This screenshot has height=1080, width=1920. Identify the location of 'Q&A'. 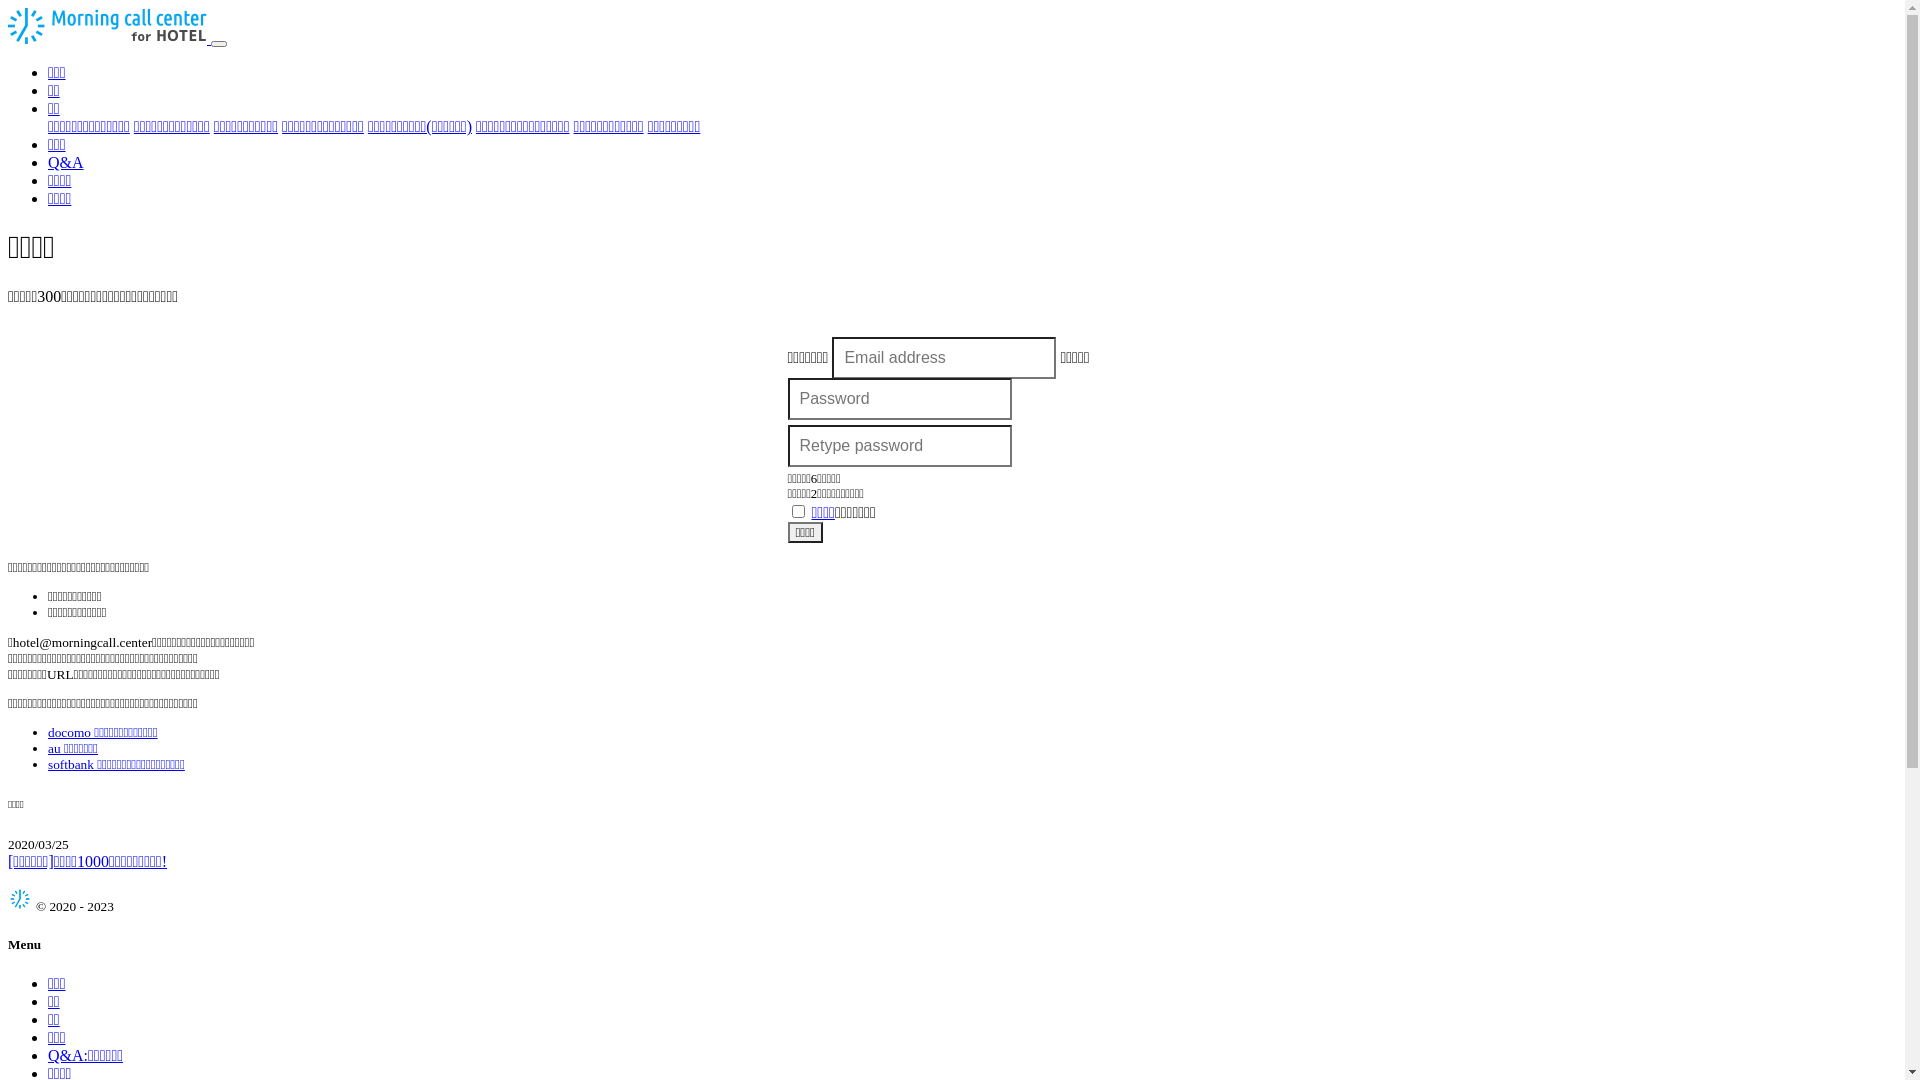
(66, 161).